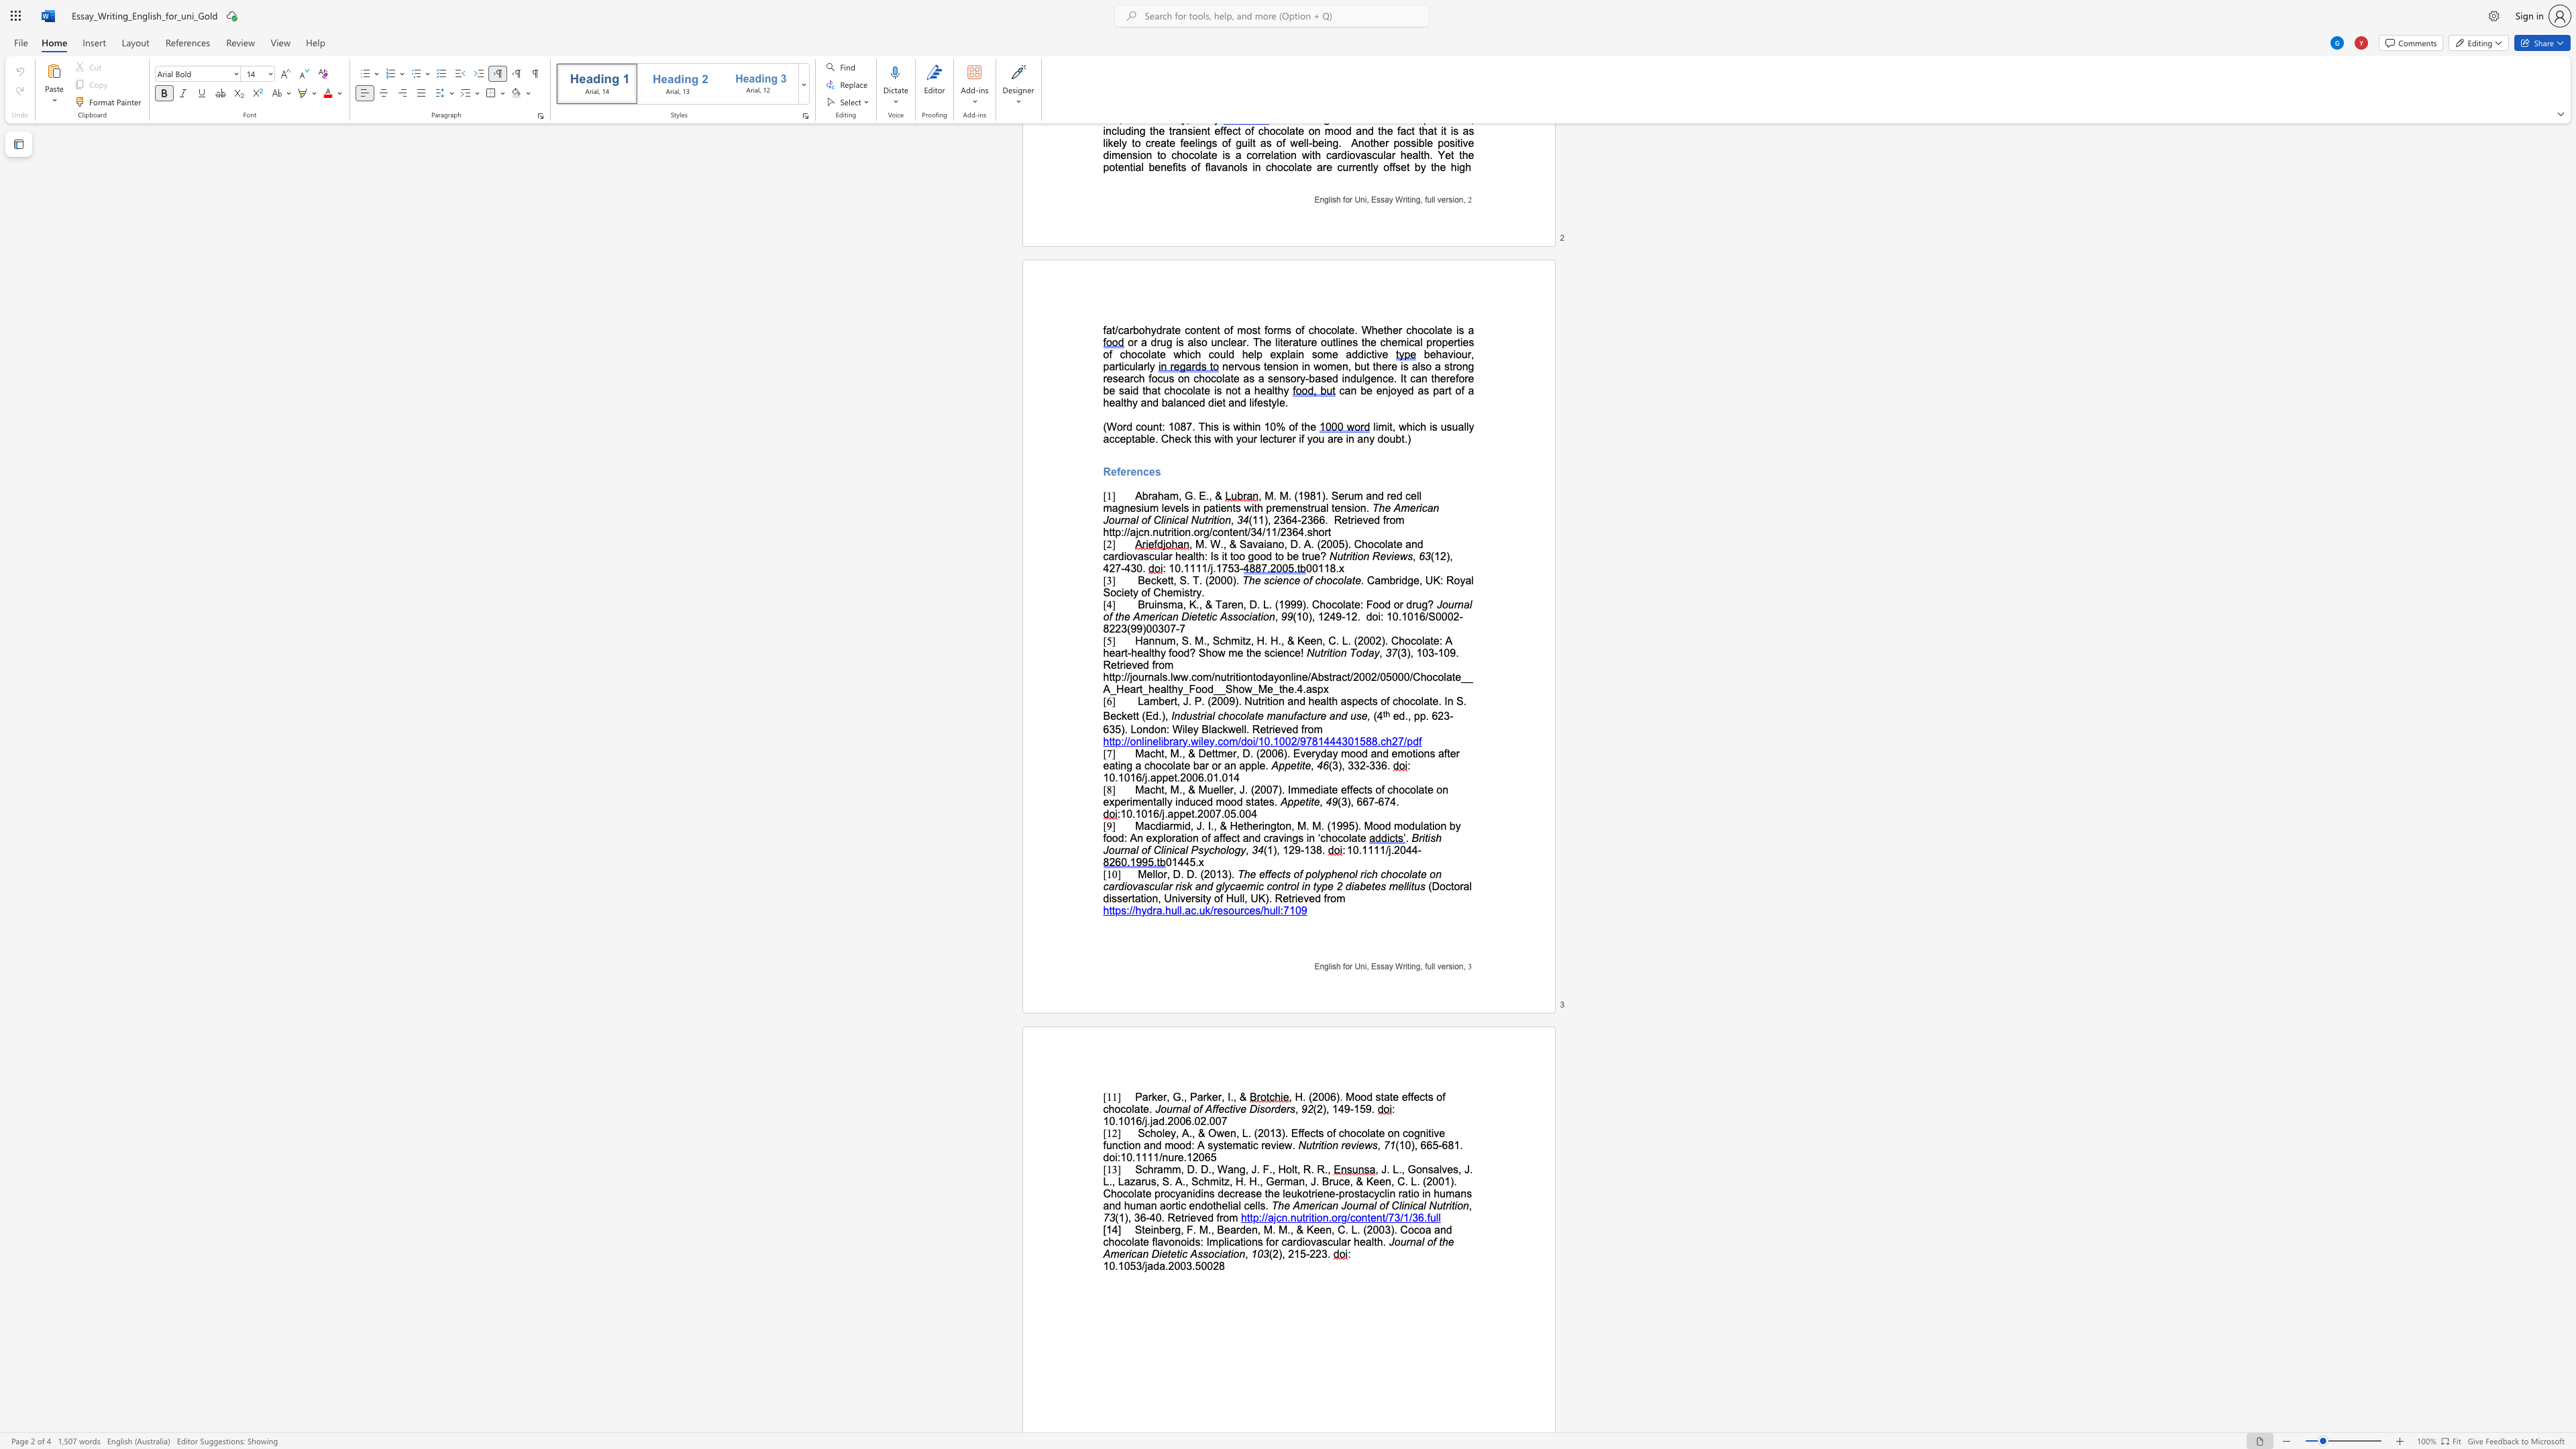 The image size is (2576, 1449). What do you see at coordinates (1116, 898) in the screenshot?
I see `the subset text "sertation, University of Hull, UK" within the text "(Doctoral dissertation, University of Hull, UK). Retrieved from"` at bounding box center [1116, 898].